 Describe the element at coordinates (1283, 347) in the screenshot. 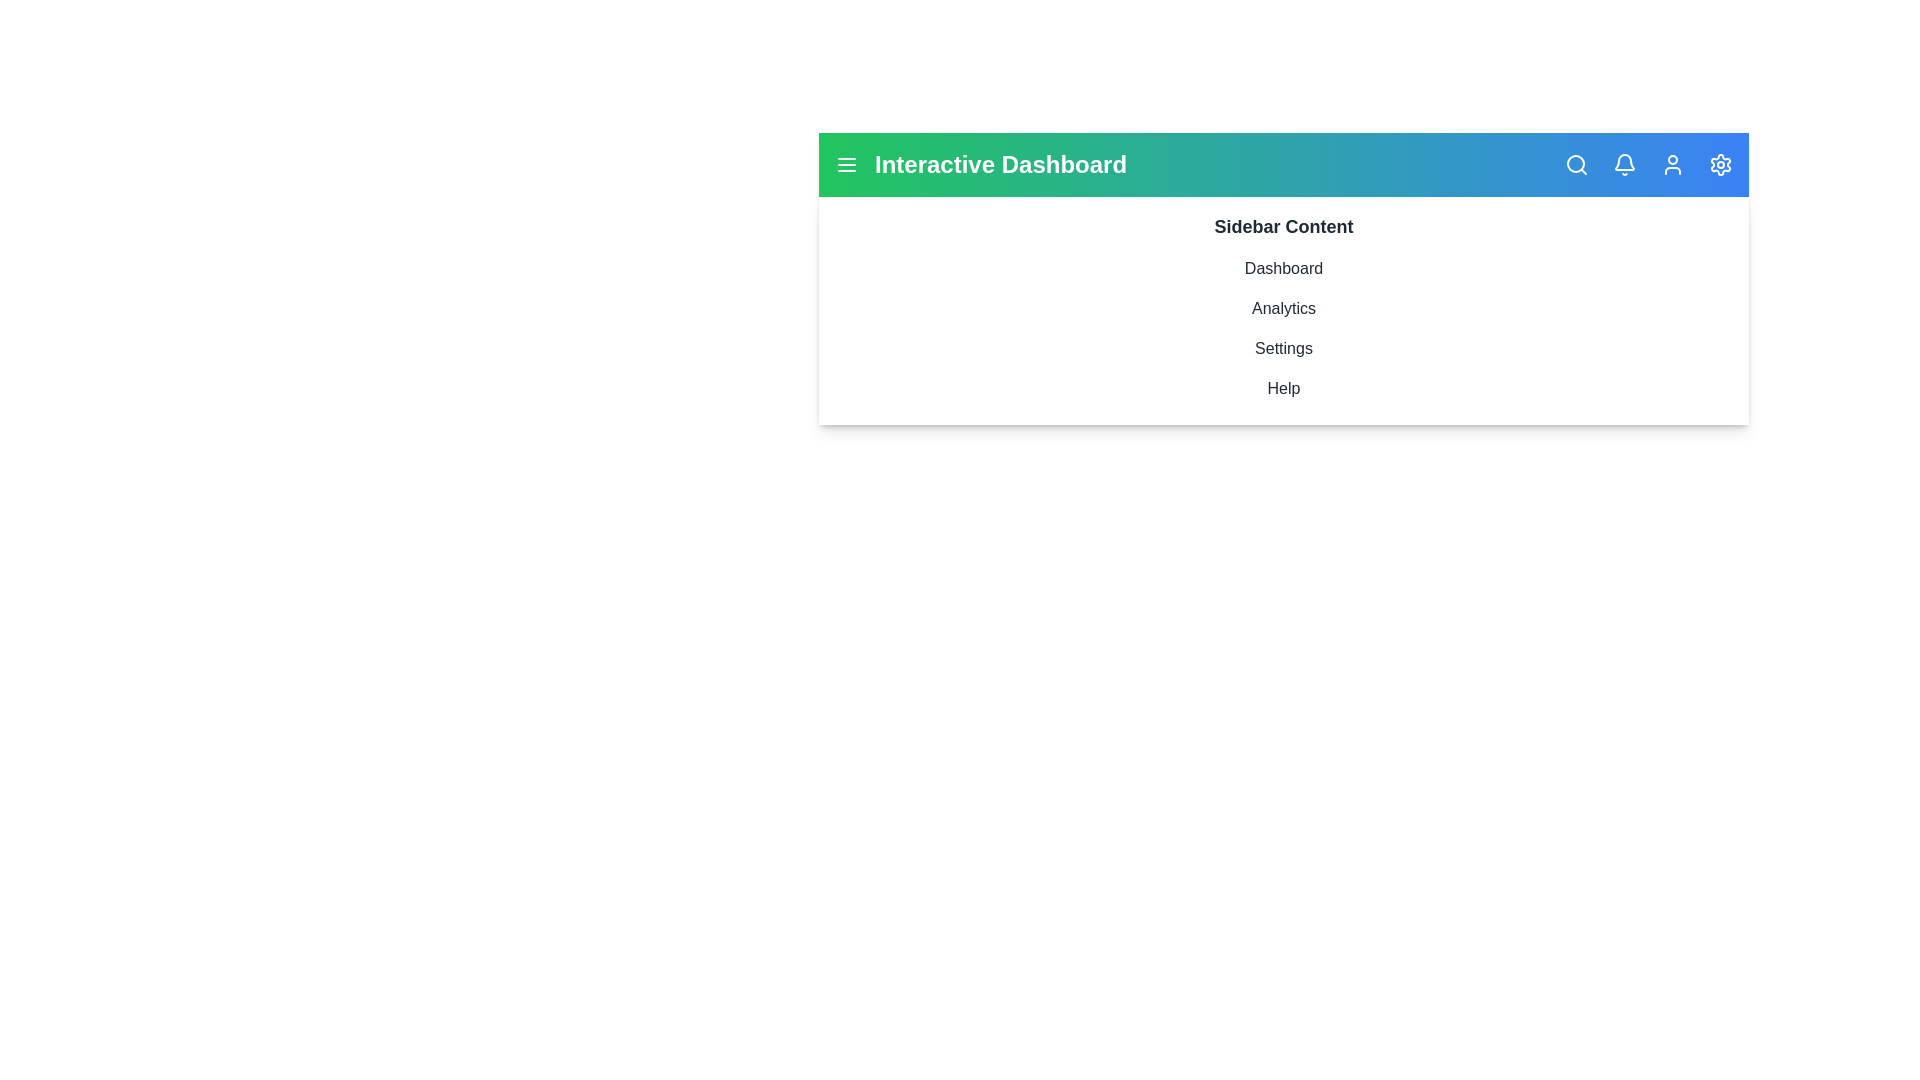

I see `the sidebar item Settings by clicking on it` at that location.